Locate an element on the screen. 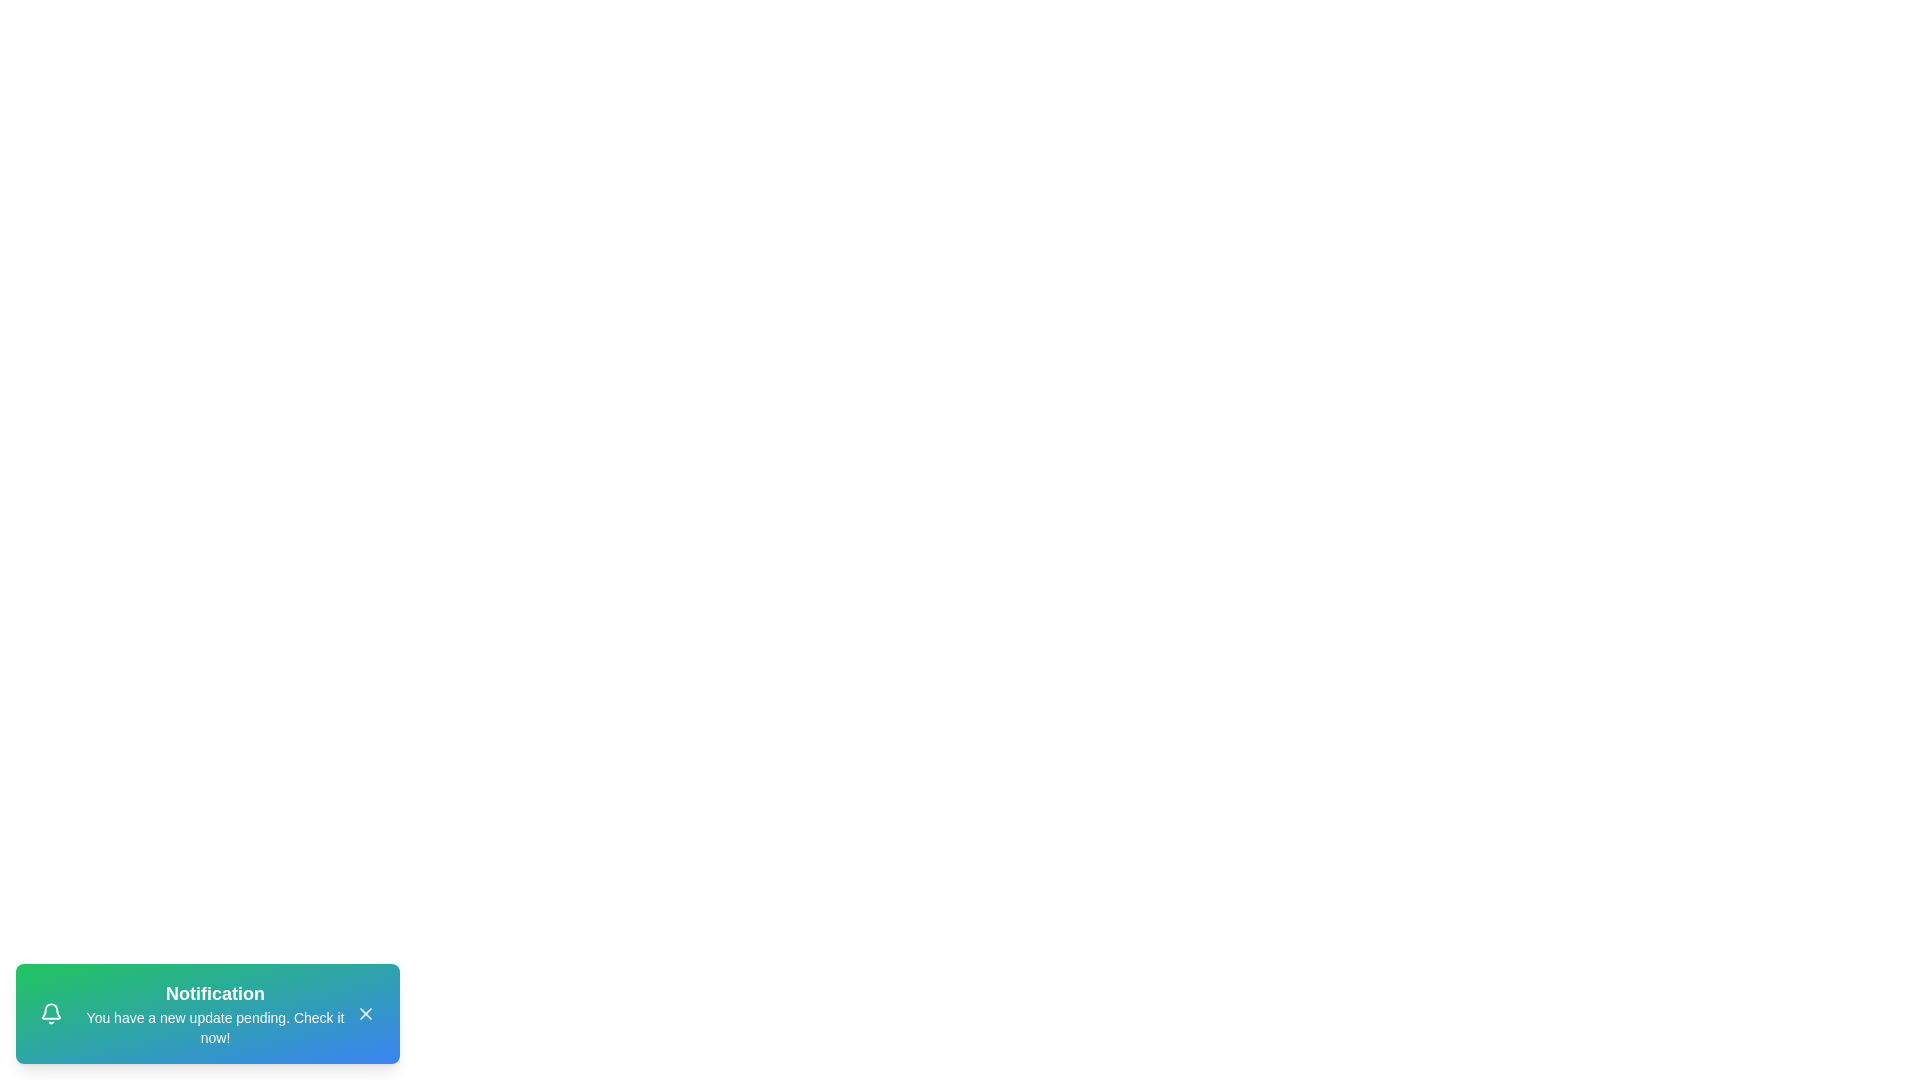  the close button to dismiss the notification is located at coordinates (365, 1014).